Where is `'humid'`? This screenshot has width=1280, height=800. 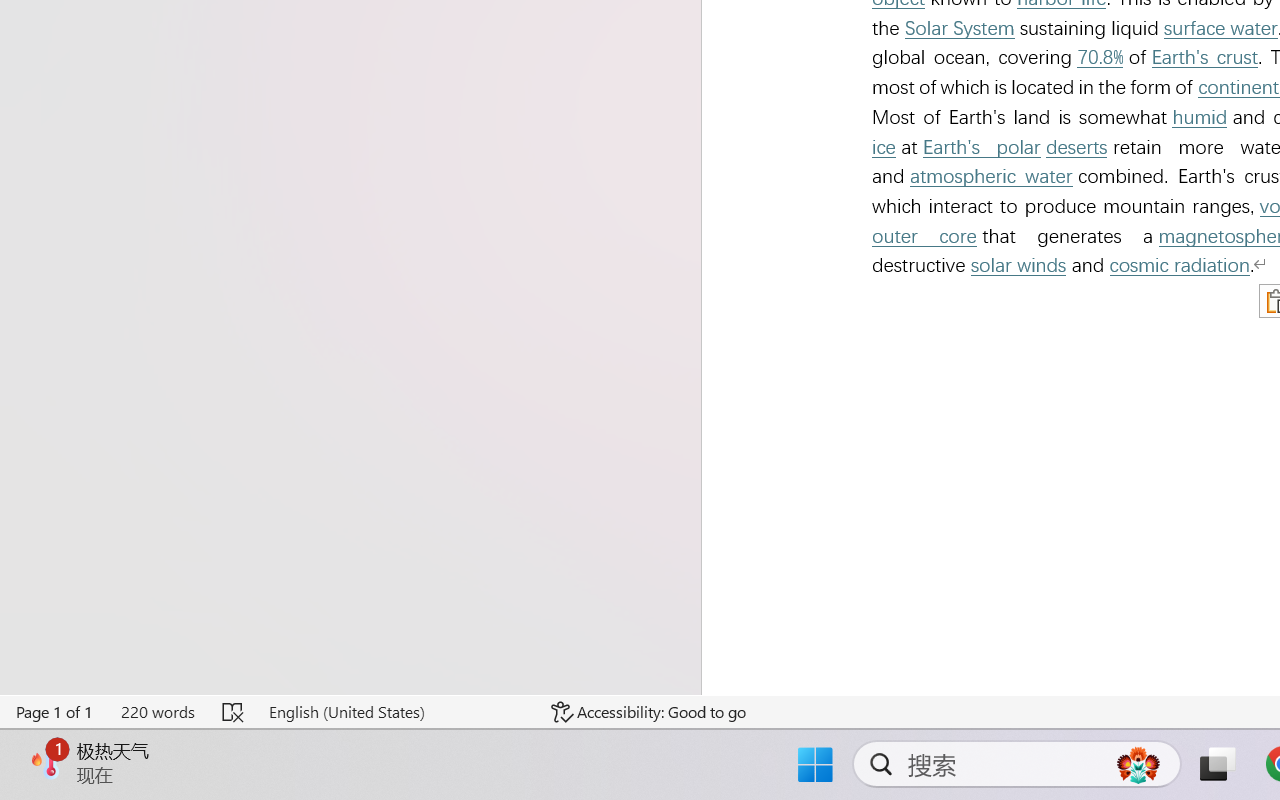 'humid' is located at coordinates (1200, 116).